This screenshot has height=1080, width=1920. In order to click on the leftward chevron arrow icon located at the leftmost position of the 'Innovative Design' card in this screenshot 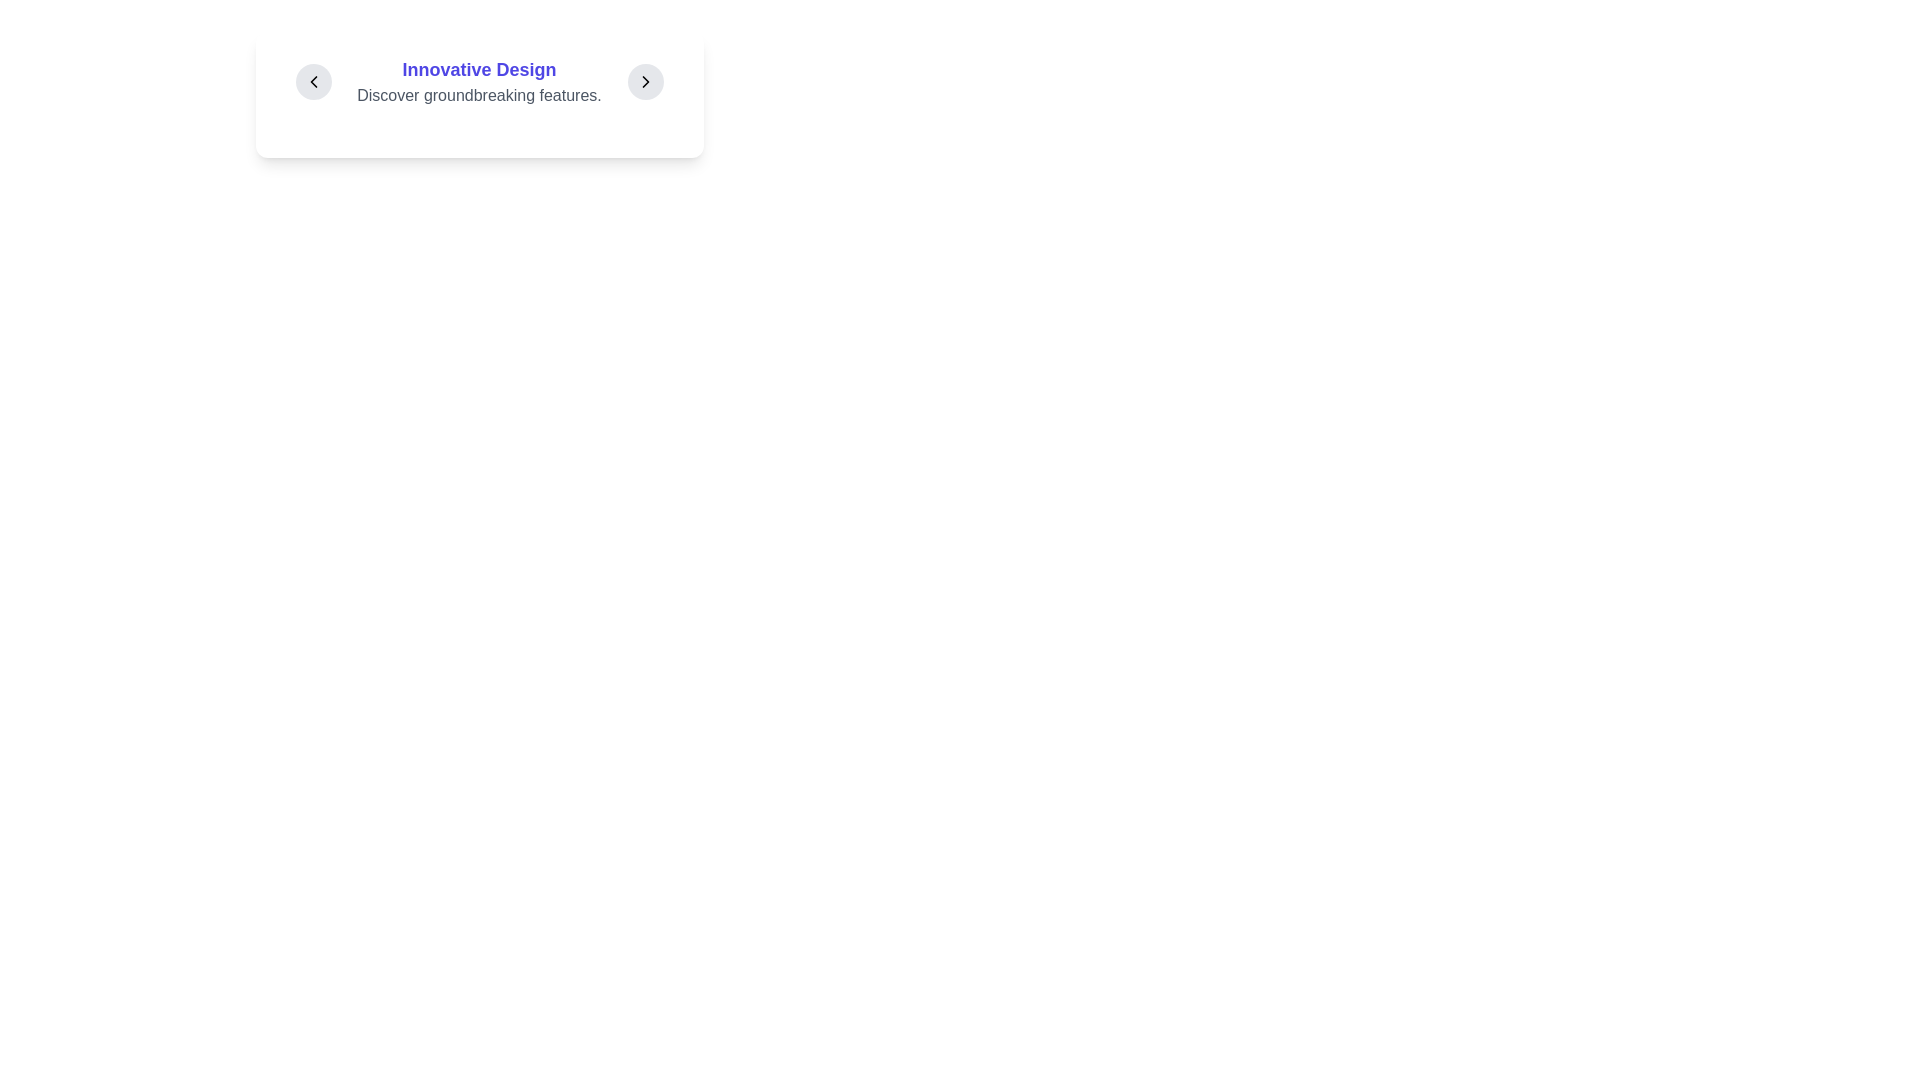, I will do `click(312, 80)`.